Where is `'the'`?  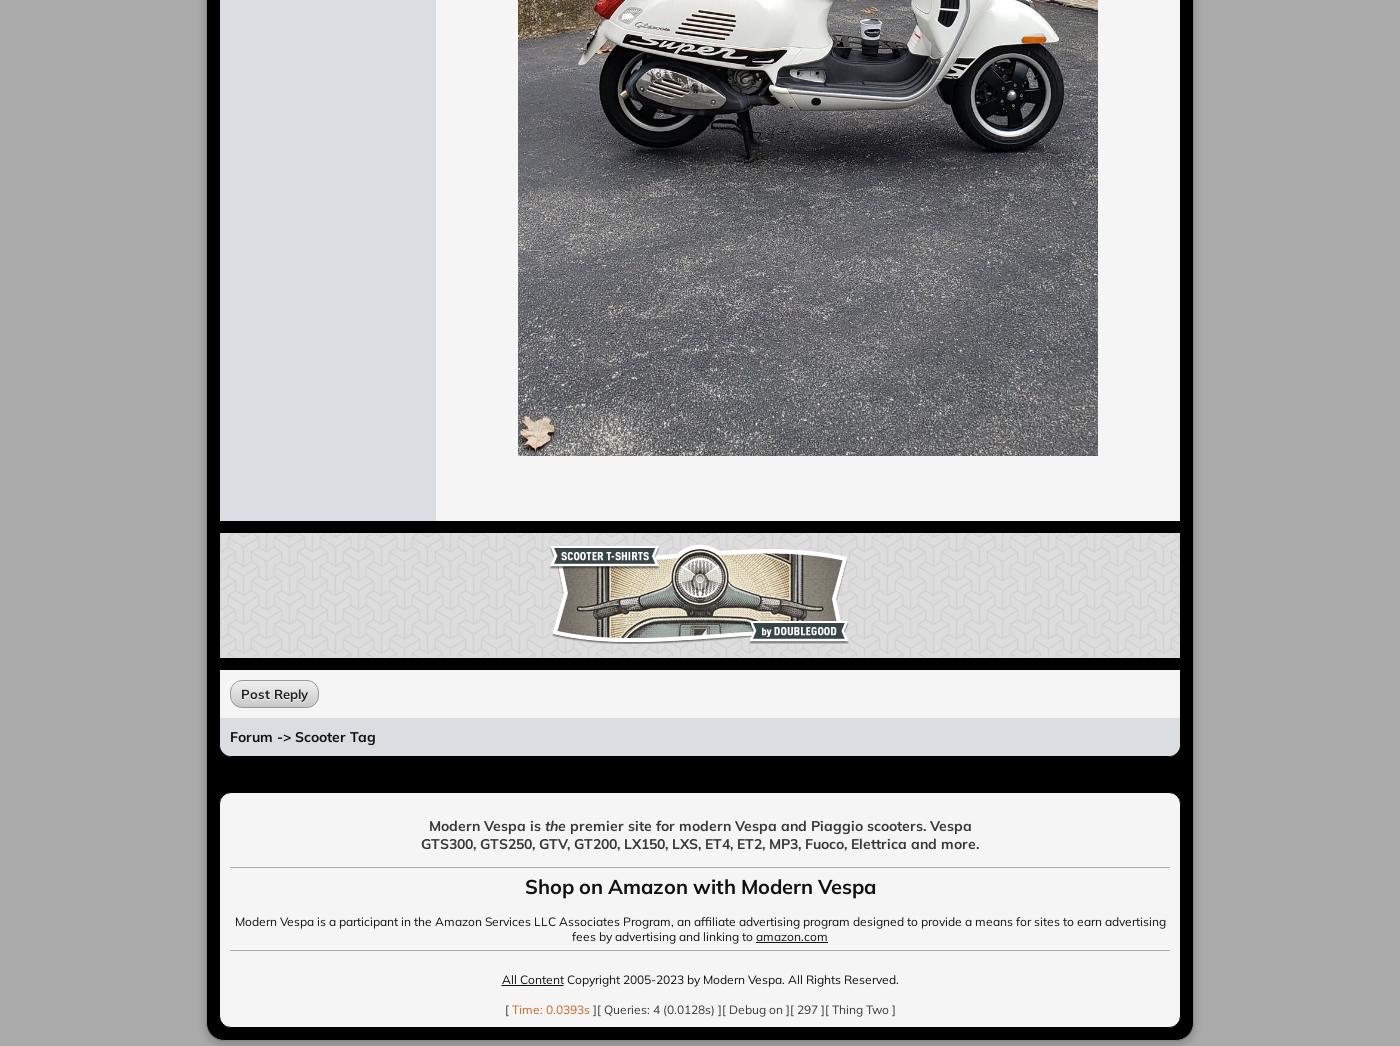
'the' is located at coordinates (554, 826).